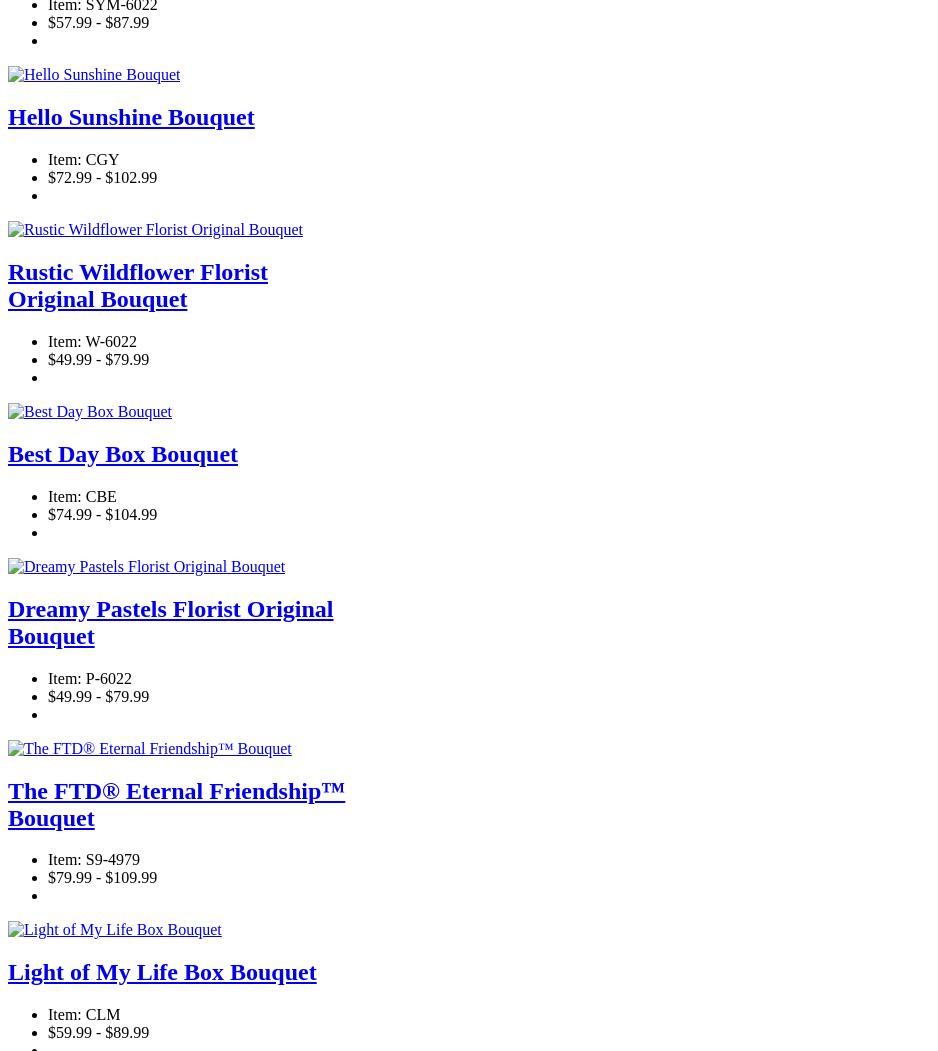  I want to click on '$72.99	- $102.99', so click(101, 177).